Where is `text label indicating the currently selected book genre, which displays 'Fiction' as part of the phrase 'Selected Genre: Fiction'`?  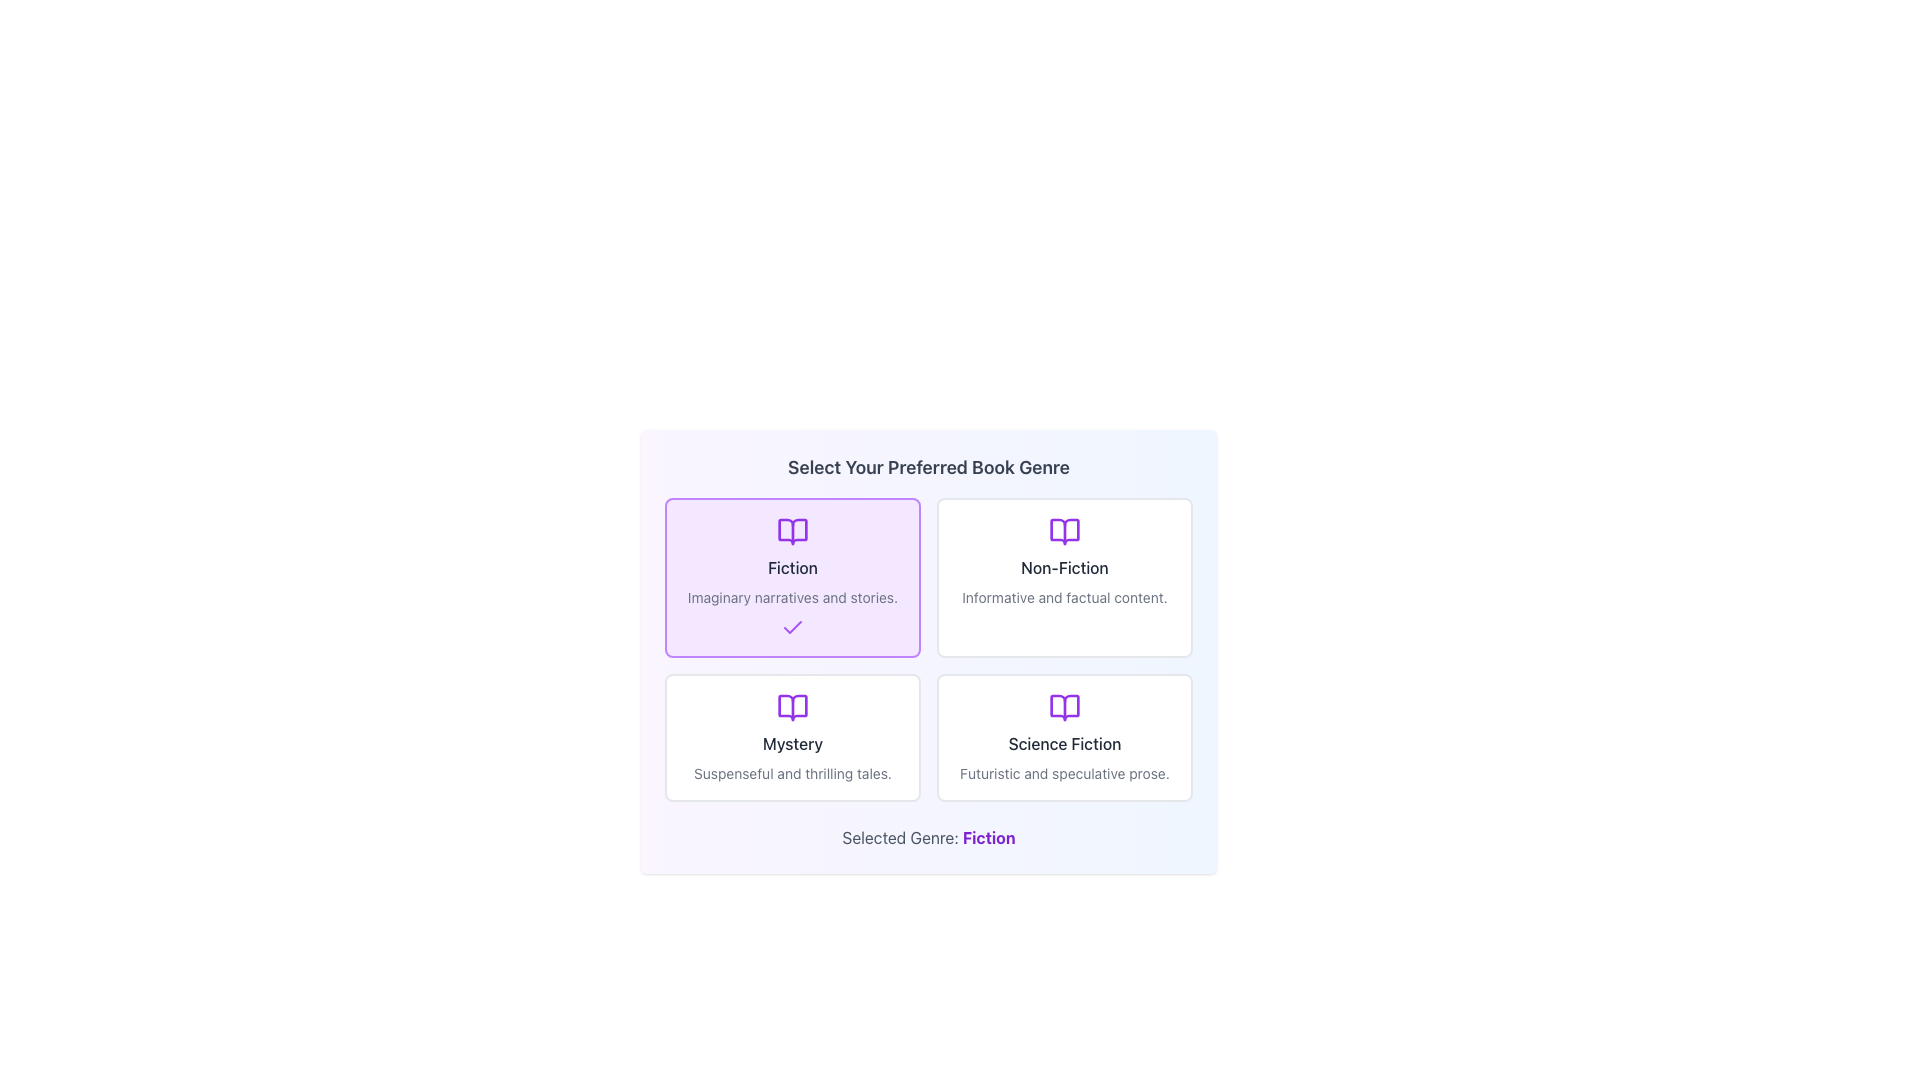
text label indicating the currently selected book genre, which displays 'Fiction' as part of the phrase 'Selected Genre: Fiction' is located at coordinates (989, 837).